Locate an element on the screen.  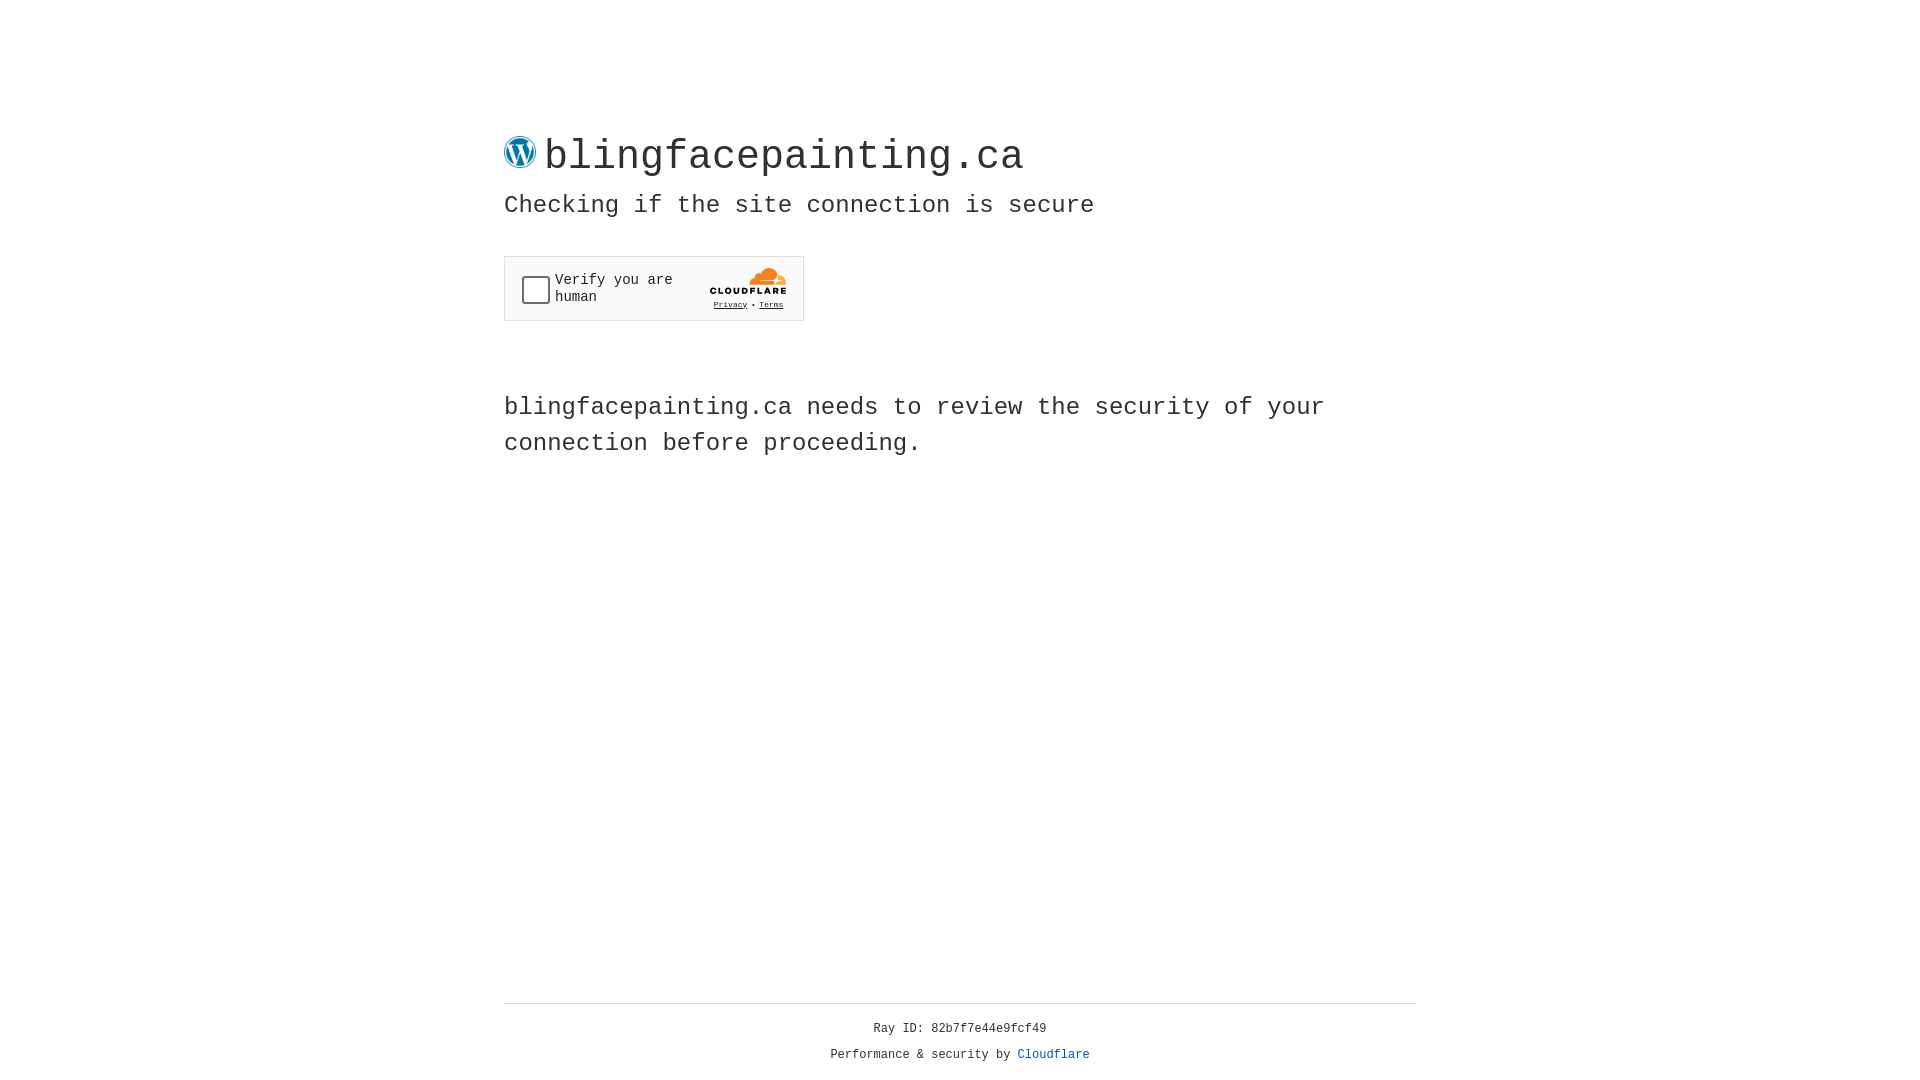
'Widget containing a Cloudflare security challenge' is located at coordinates (653, 288).